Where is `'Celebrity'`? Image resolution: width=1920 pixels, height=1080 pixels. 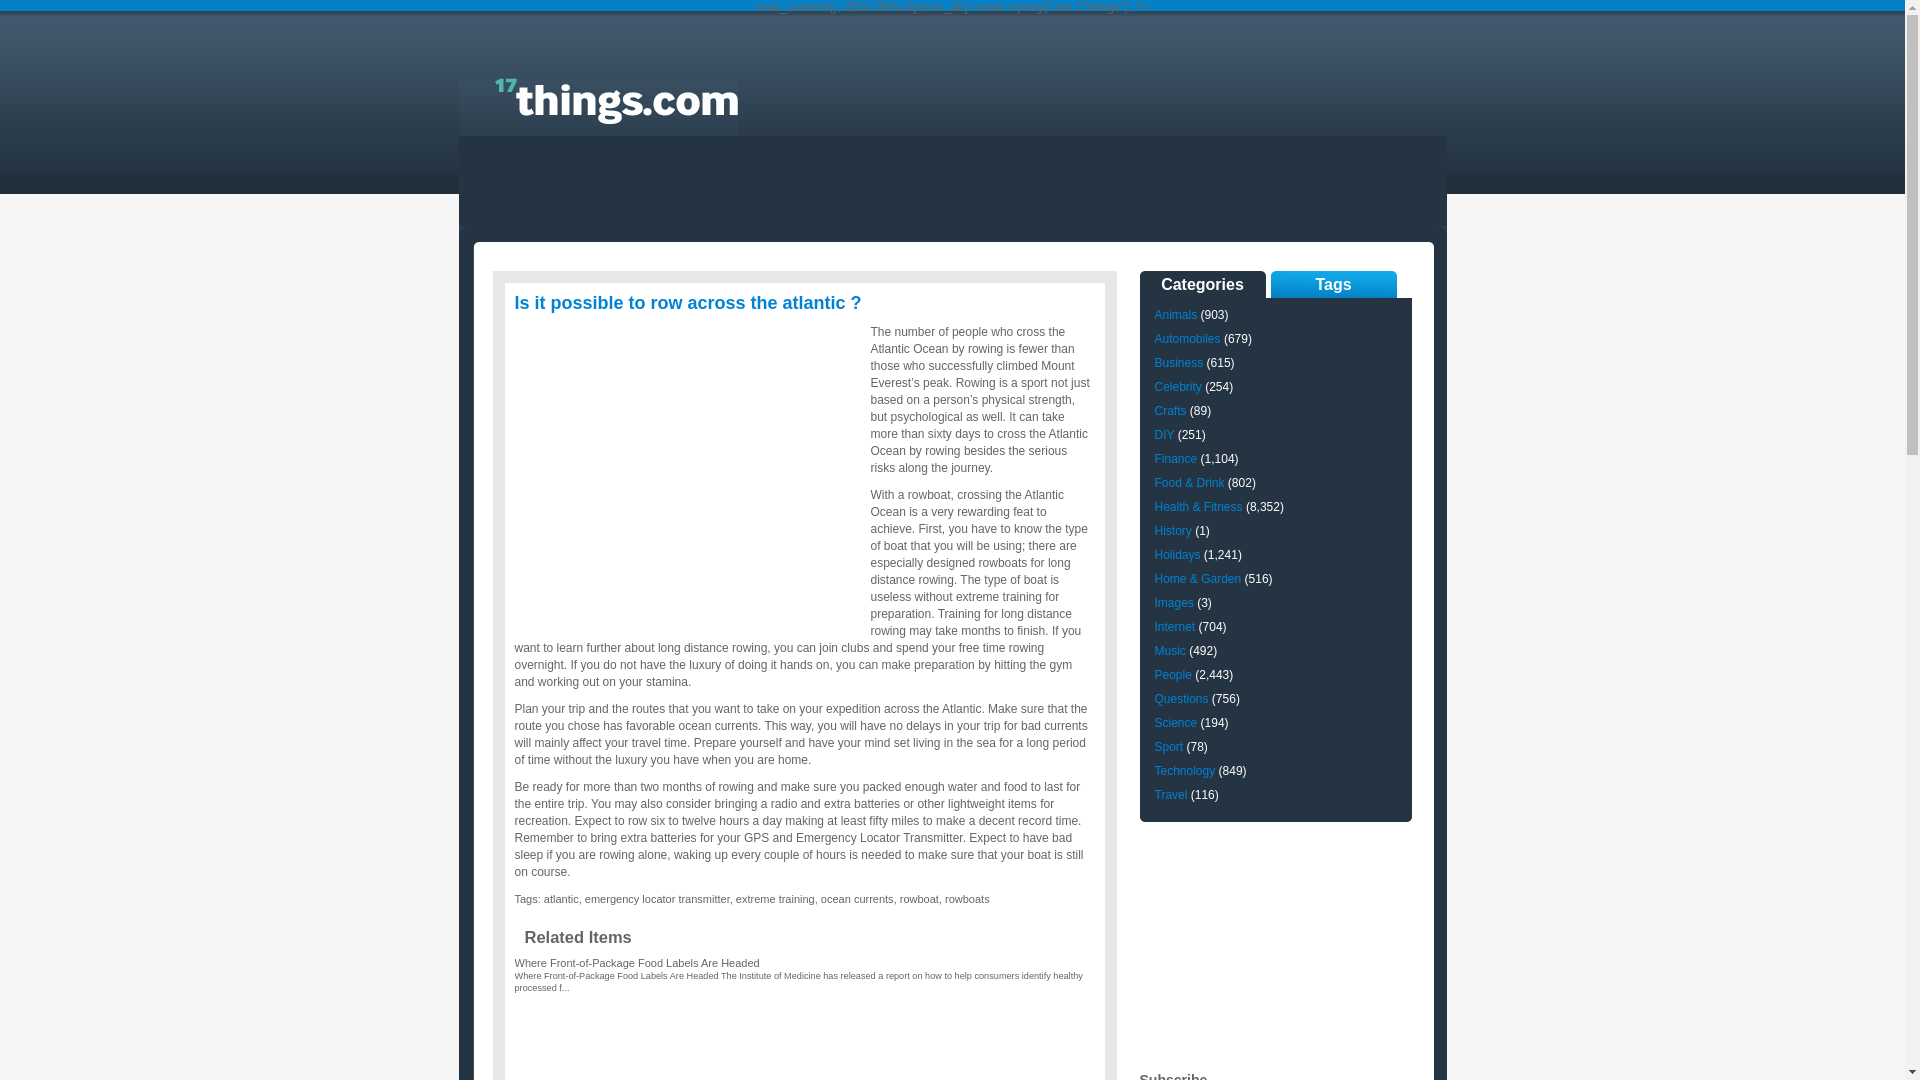
'Celebrity' is located at coordinates (1177, 386).